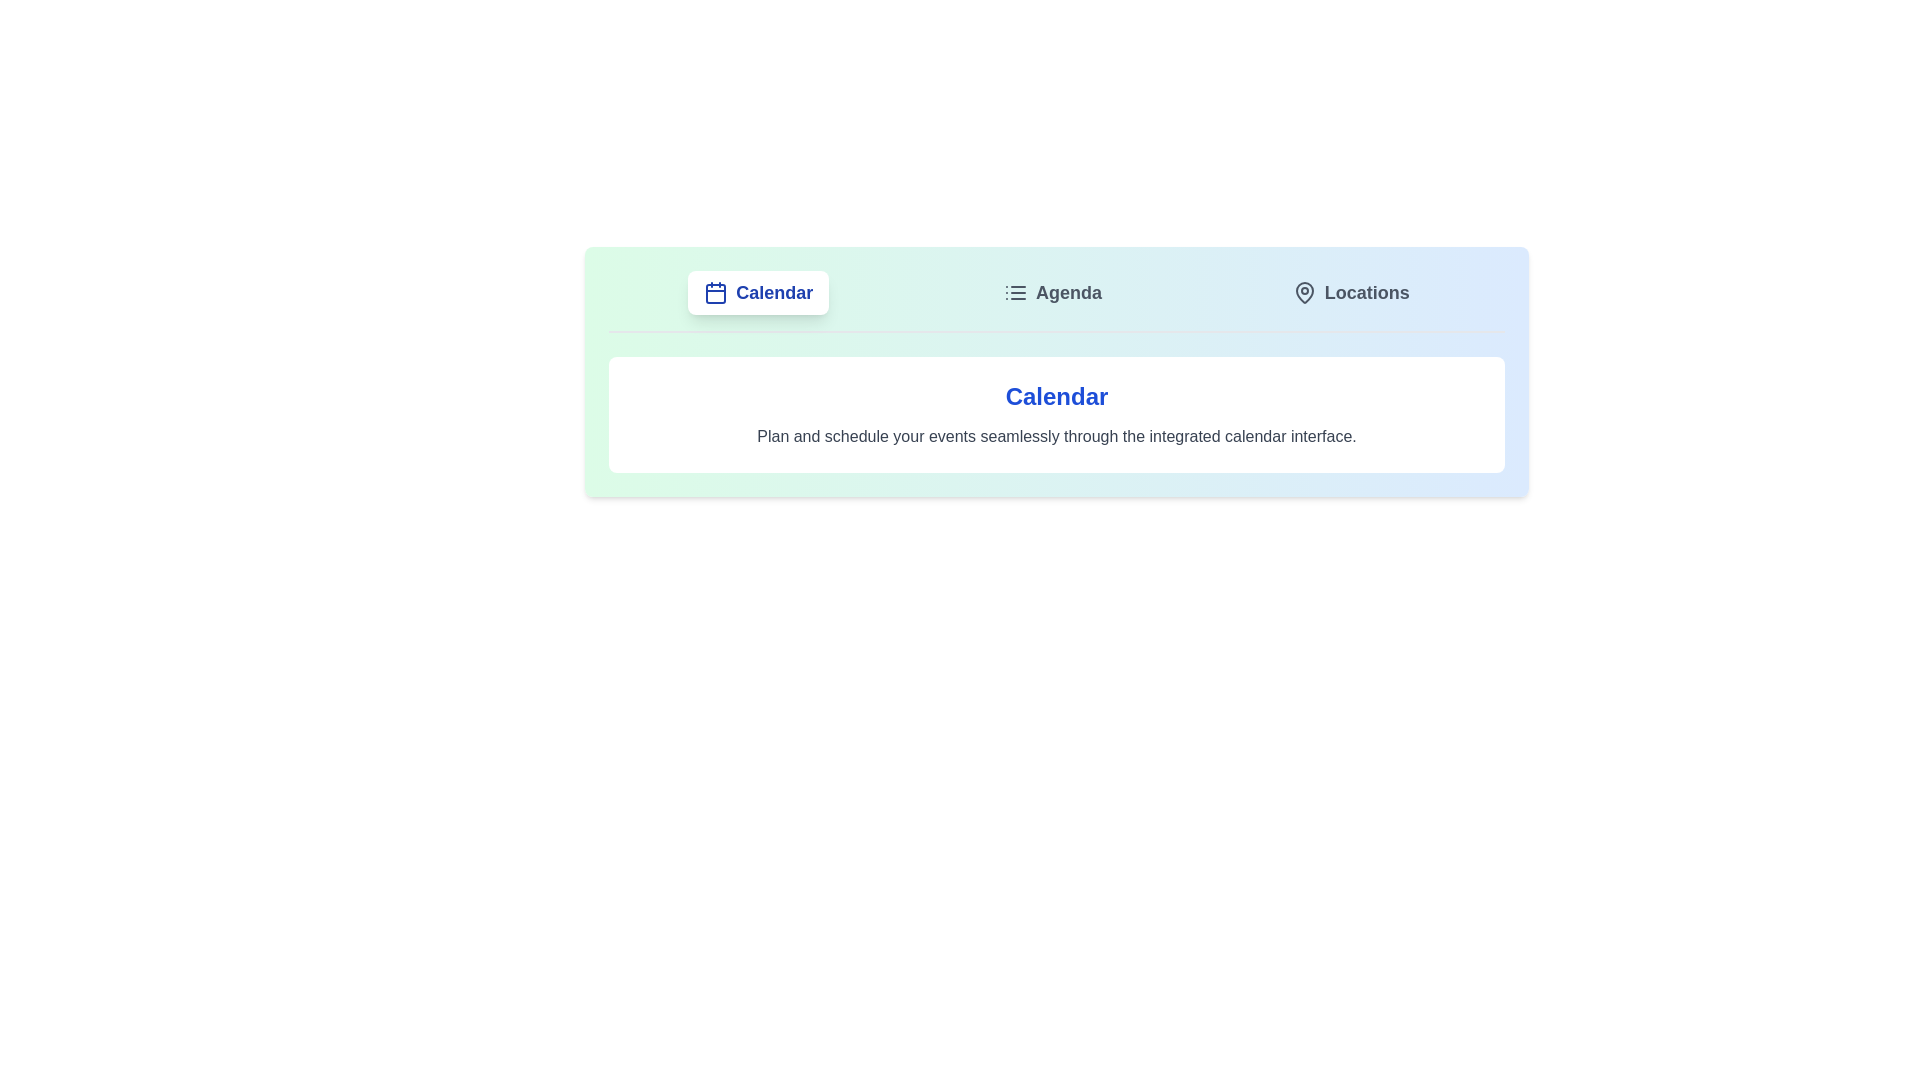  What do you see at coordinates (1350, 293) in the screenshot?
I see `the Locations tab by clicking on it` at bounding box center [1350, 293].